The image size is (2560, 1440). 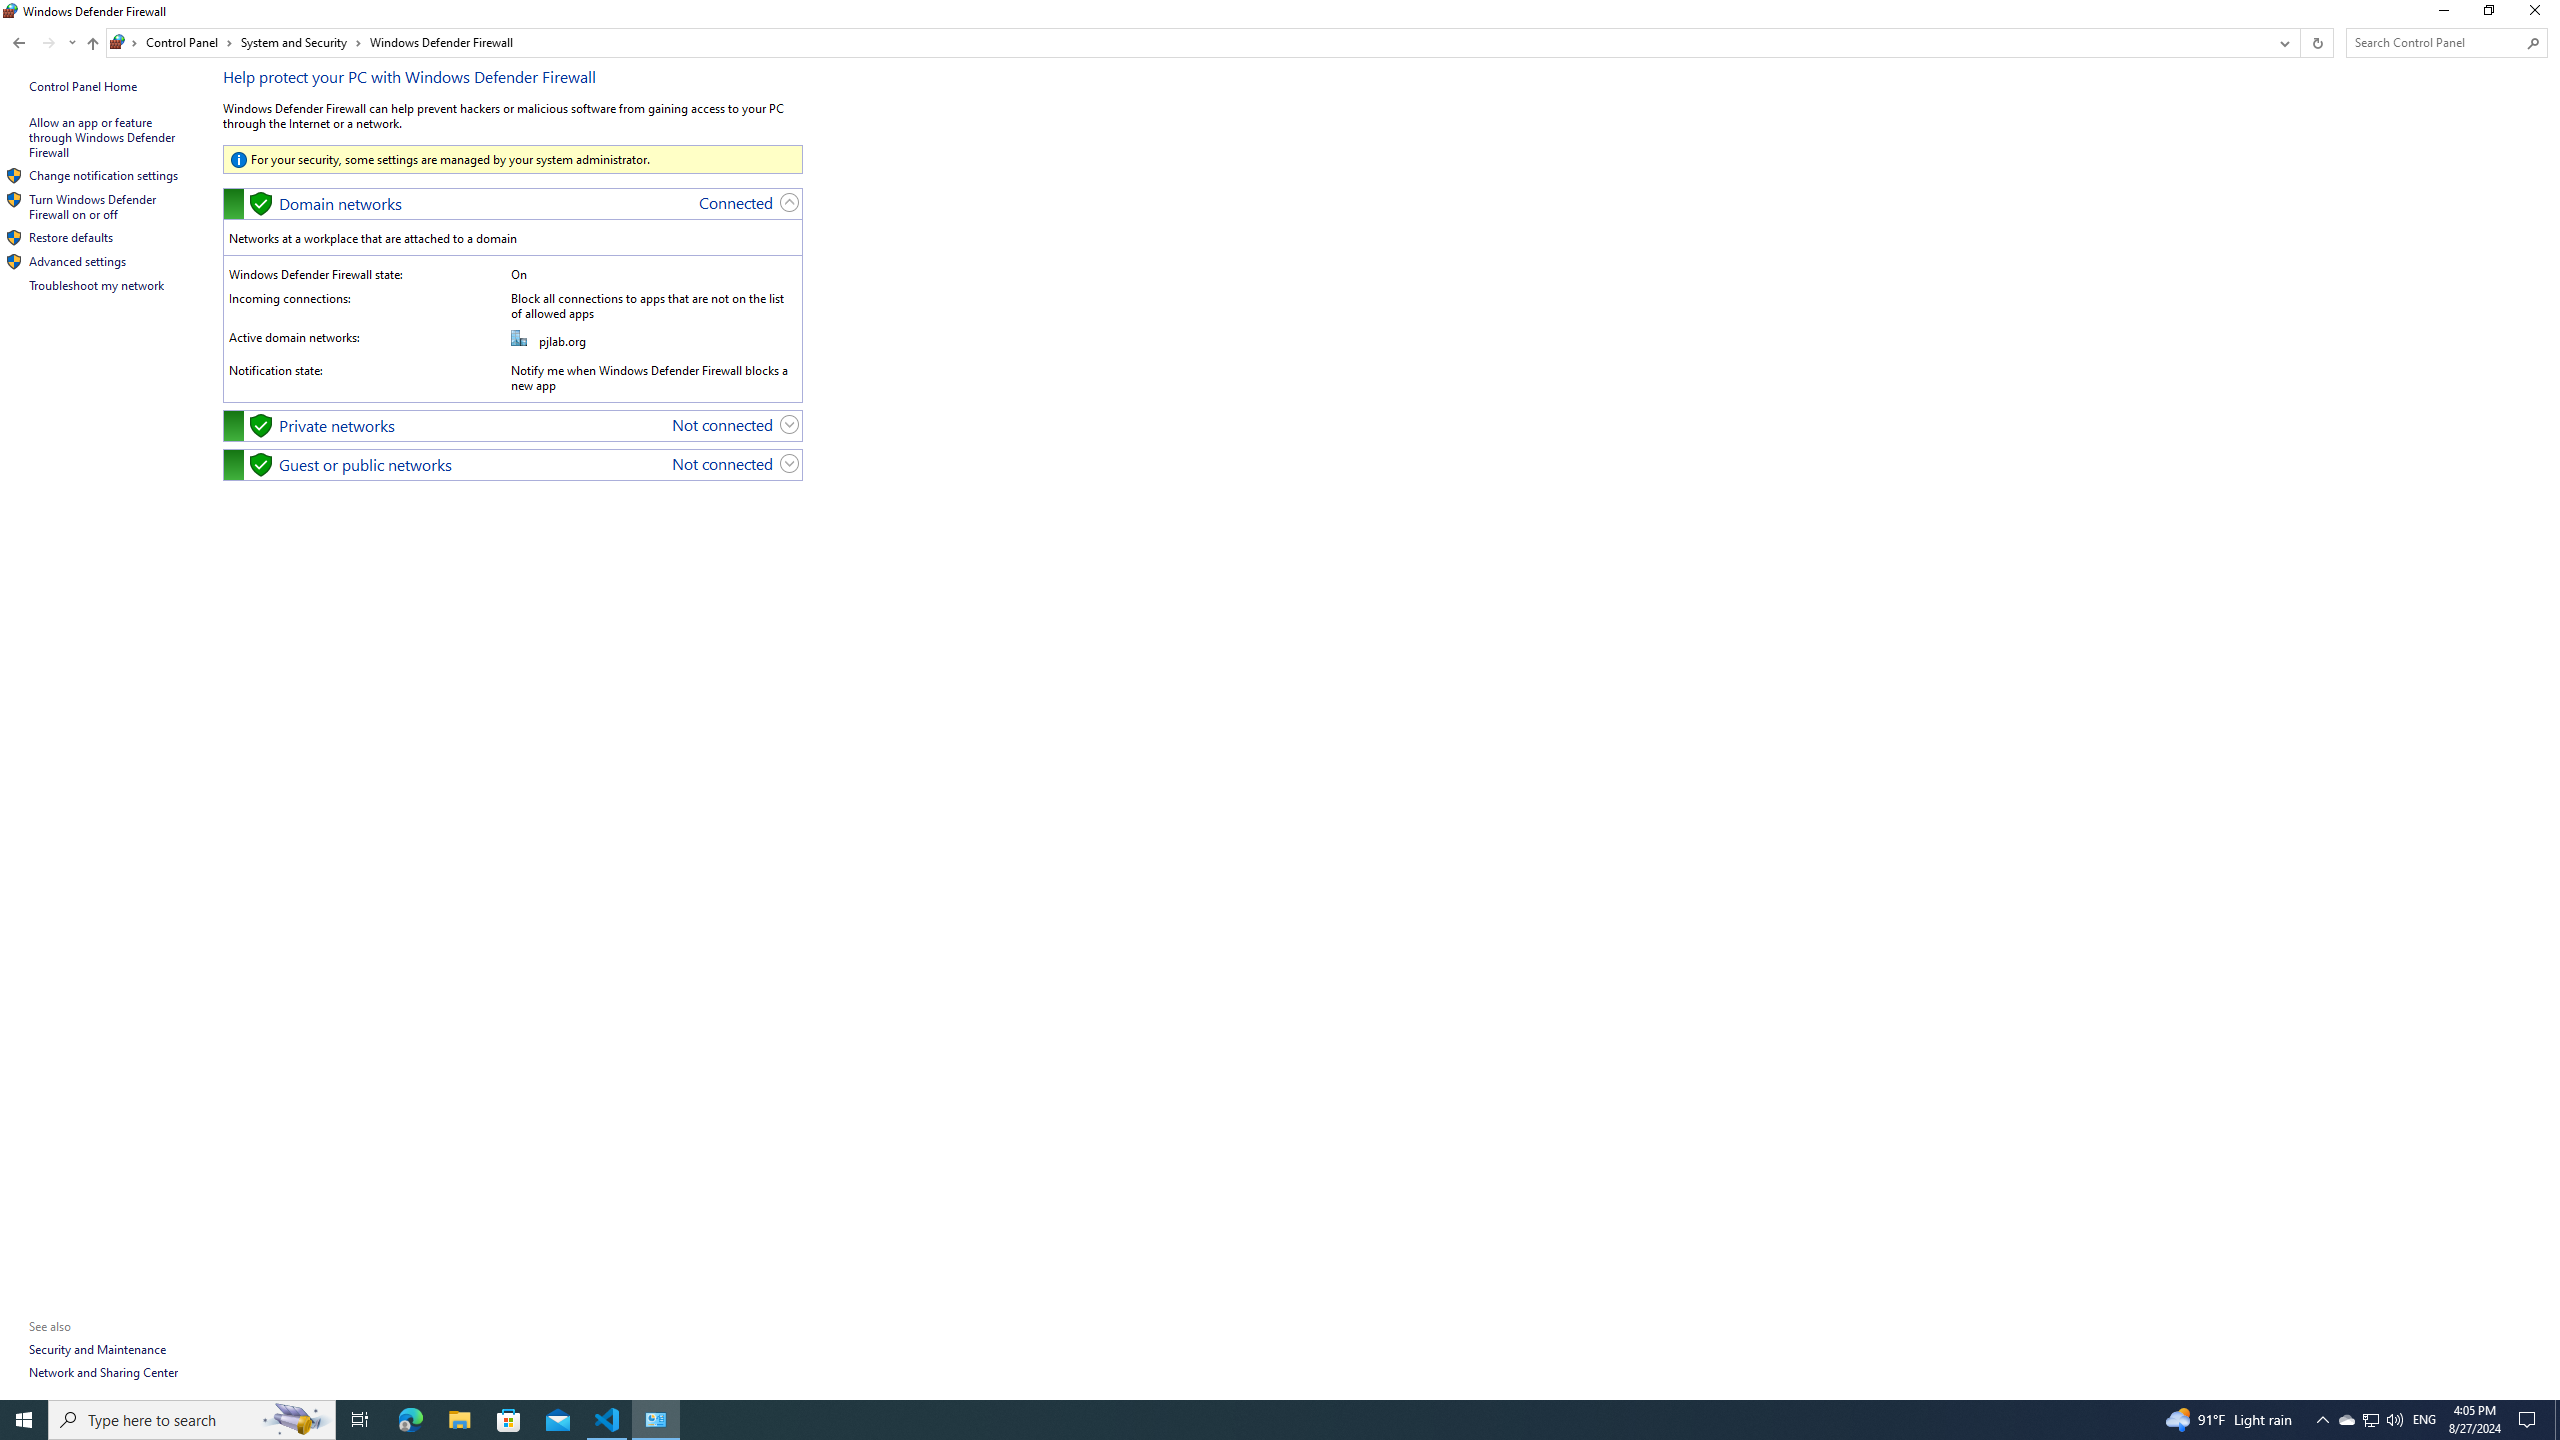 I want to click on 'Search highlights icon opens search home window', so click(x=294, y=1418).